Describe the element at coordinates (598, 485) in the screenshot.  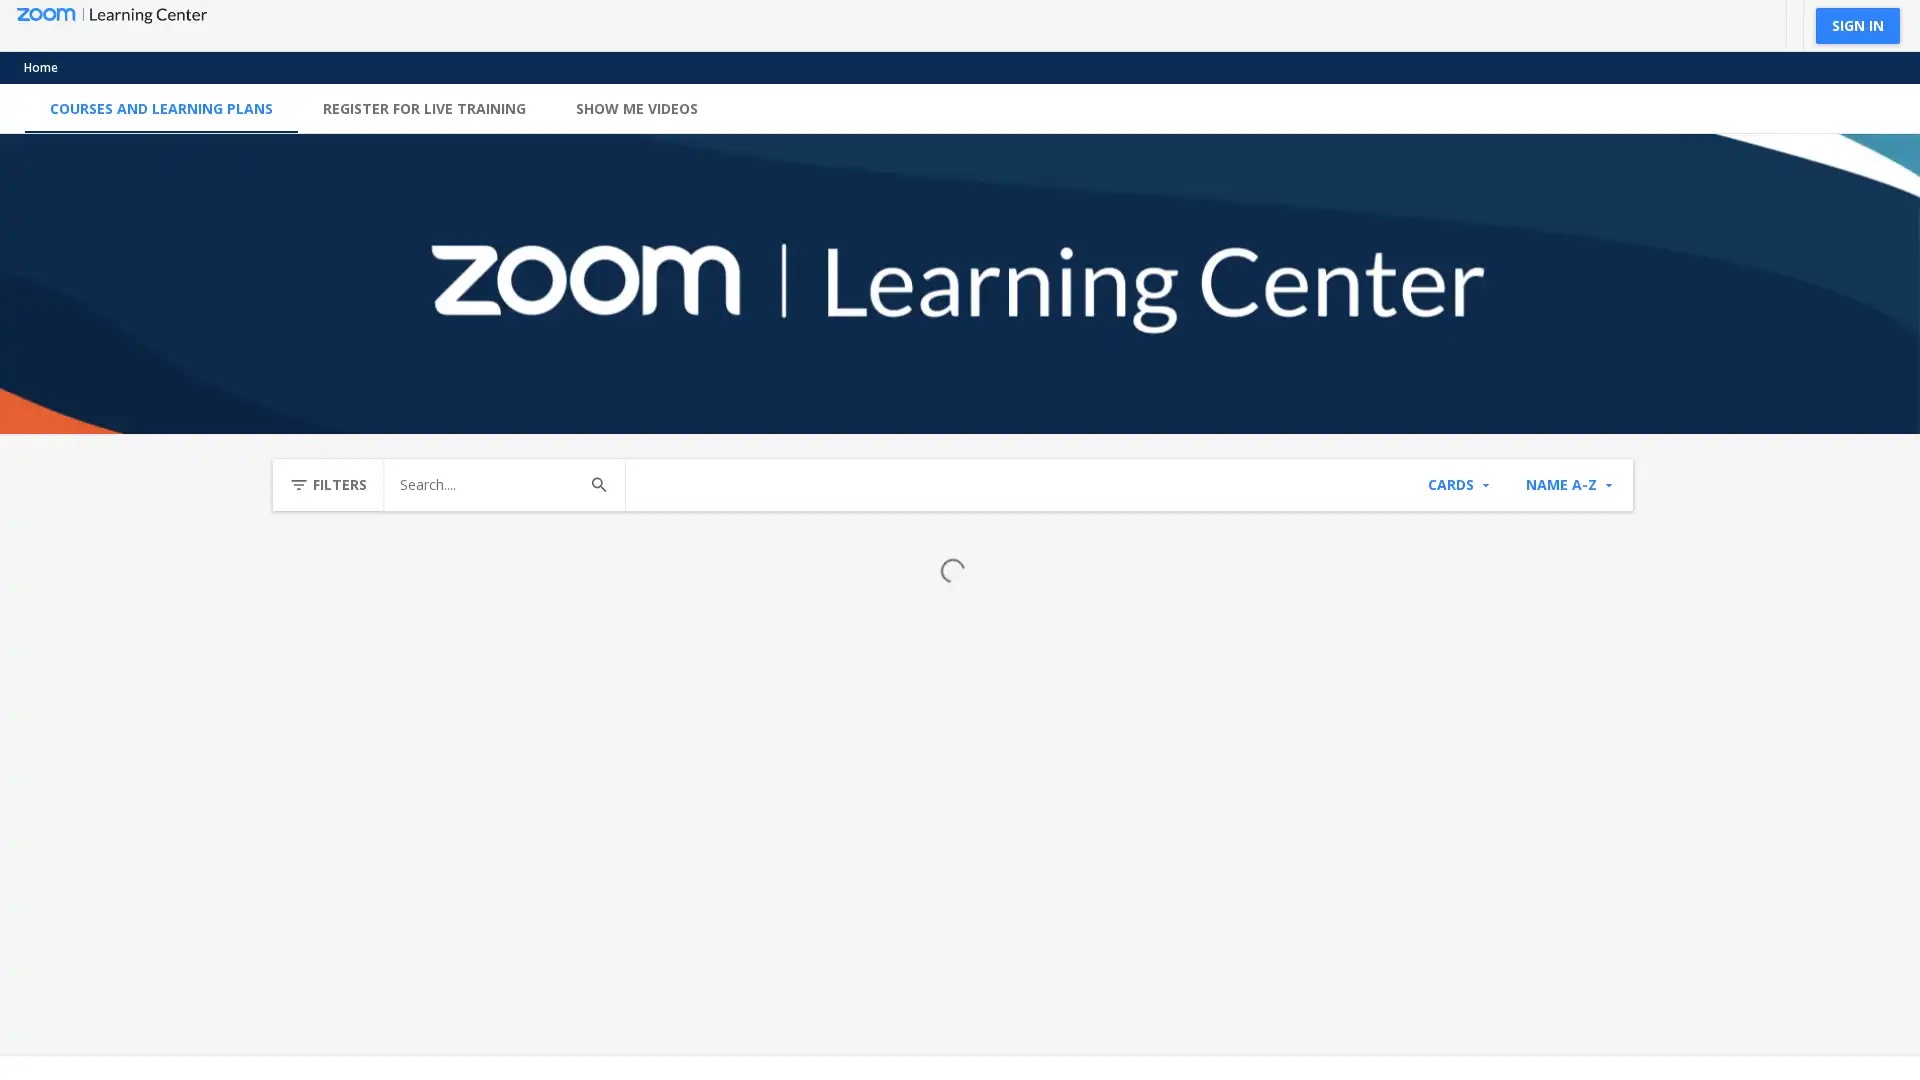
I see `Search` at that location.